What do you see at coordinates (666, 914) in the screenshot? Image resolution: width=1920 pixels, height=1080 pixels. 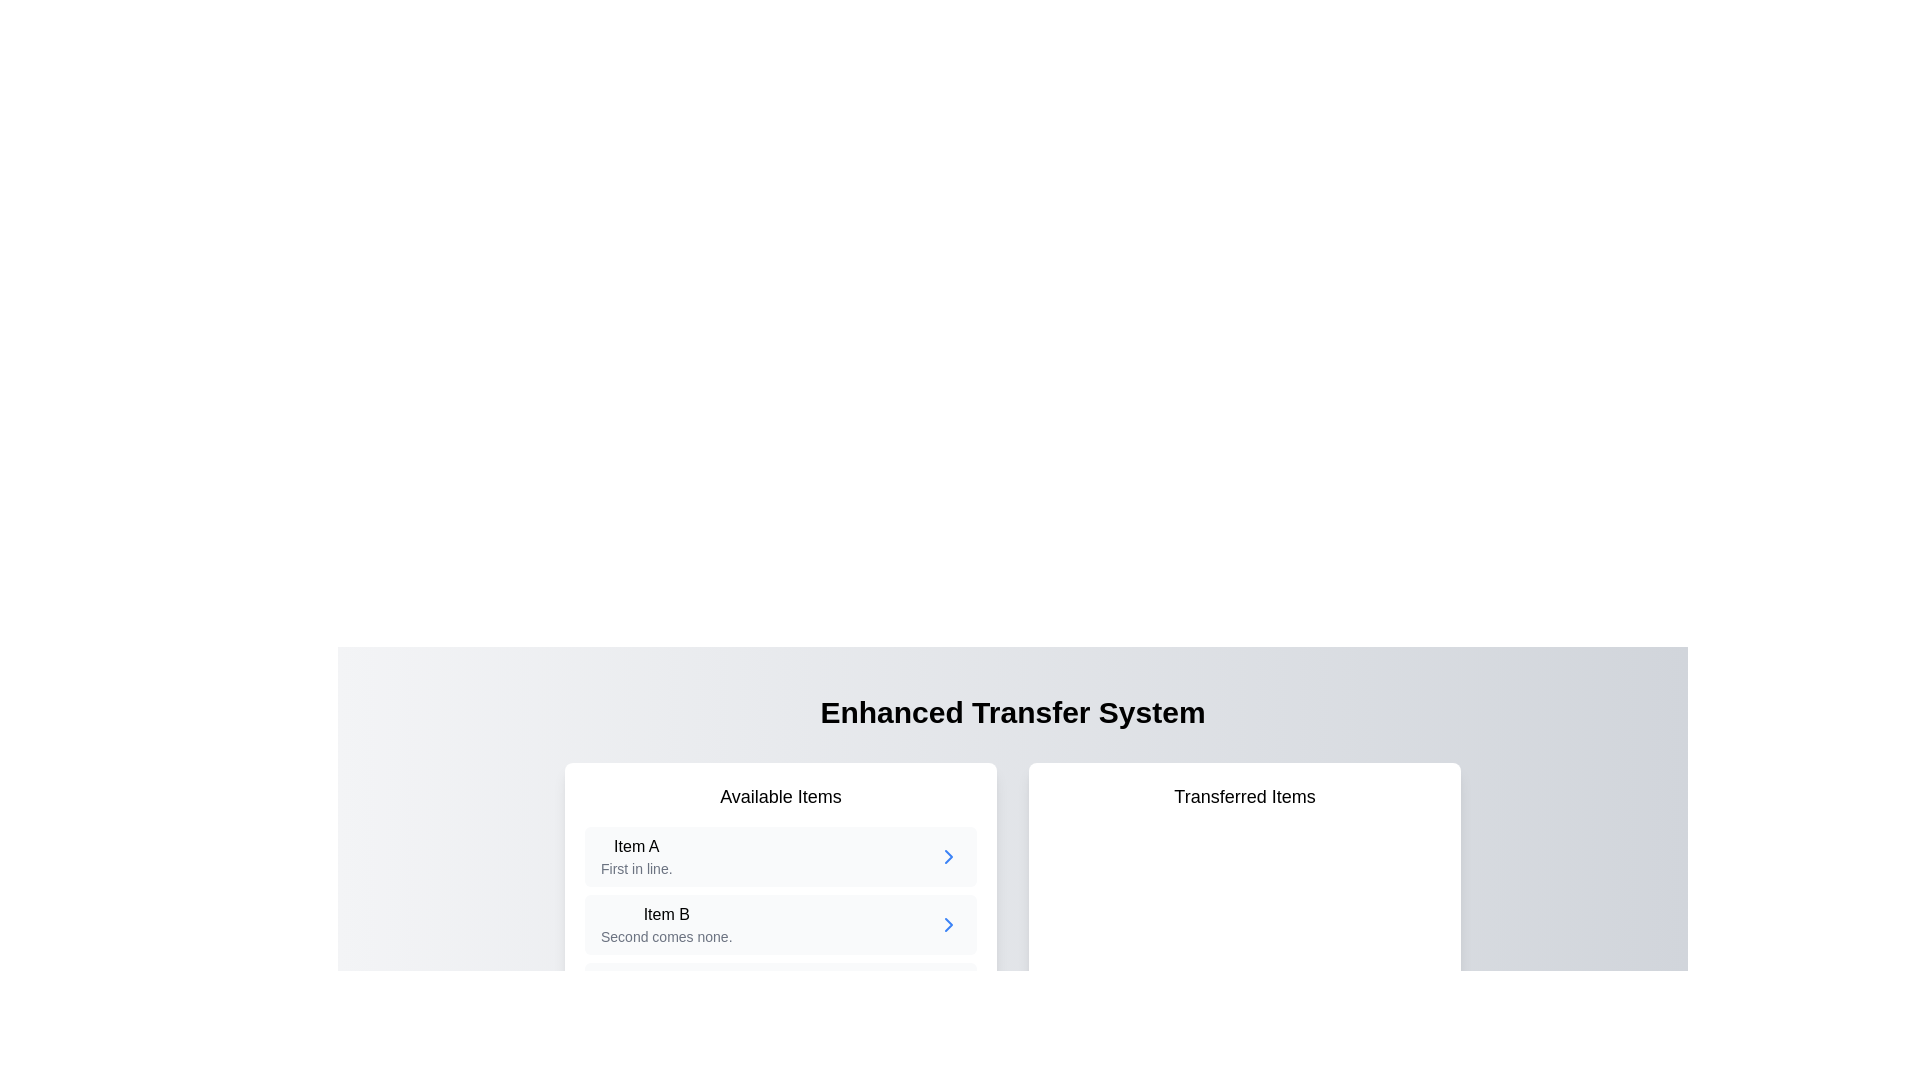 I see `the bold text 'Item B' located in the second entry of the 'Available Items' list, which is visually above the lighter text 'Second comes none.'` at bounding box center [666, 914].